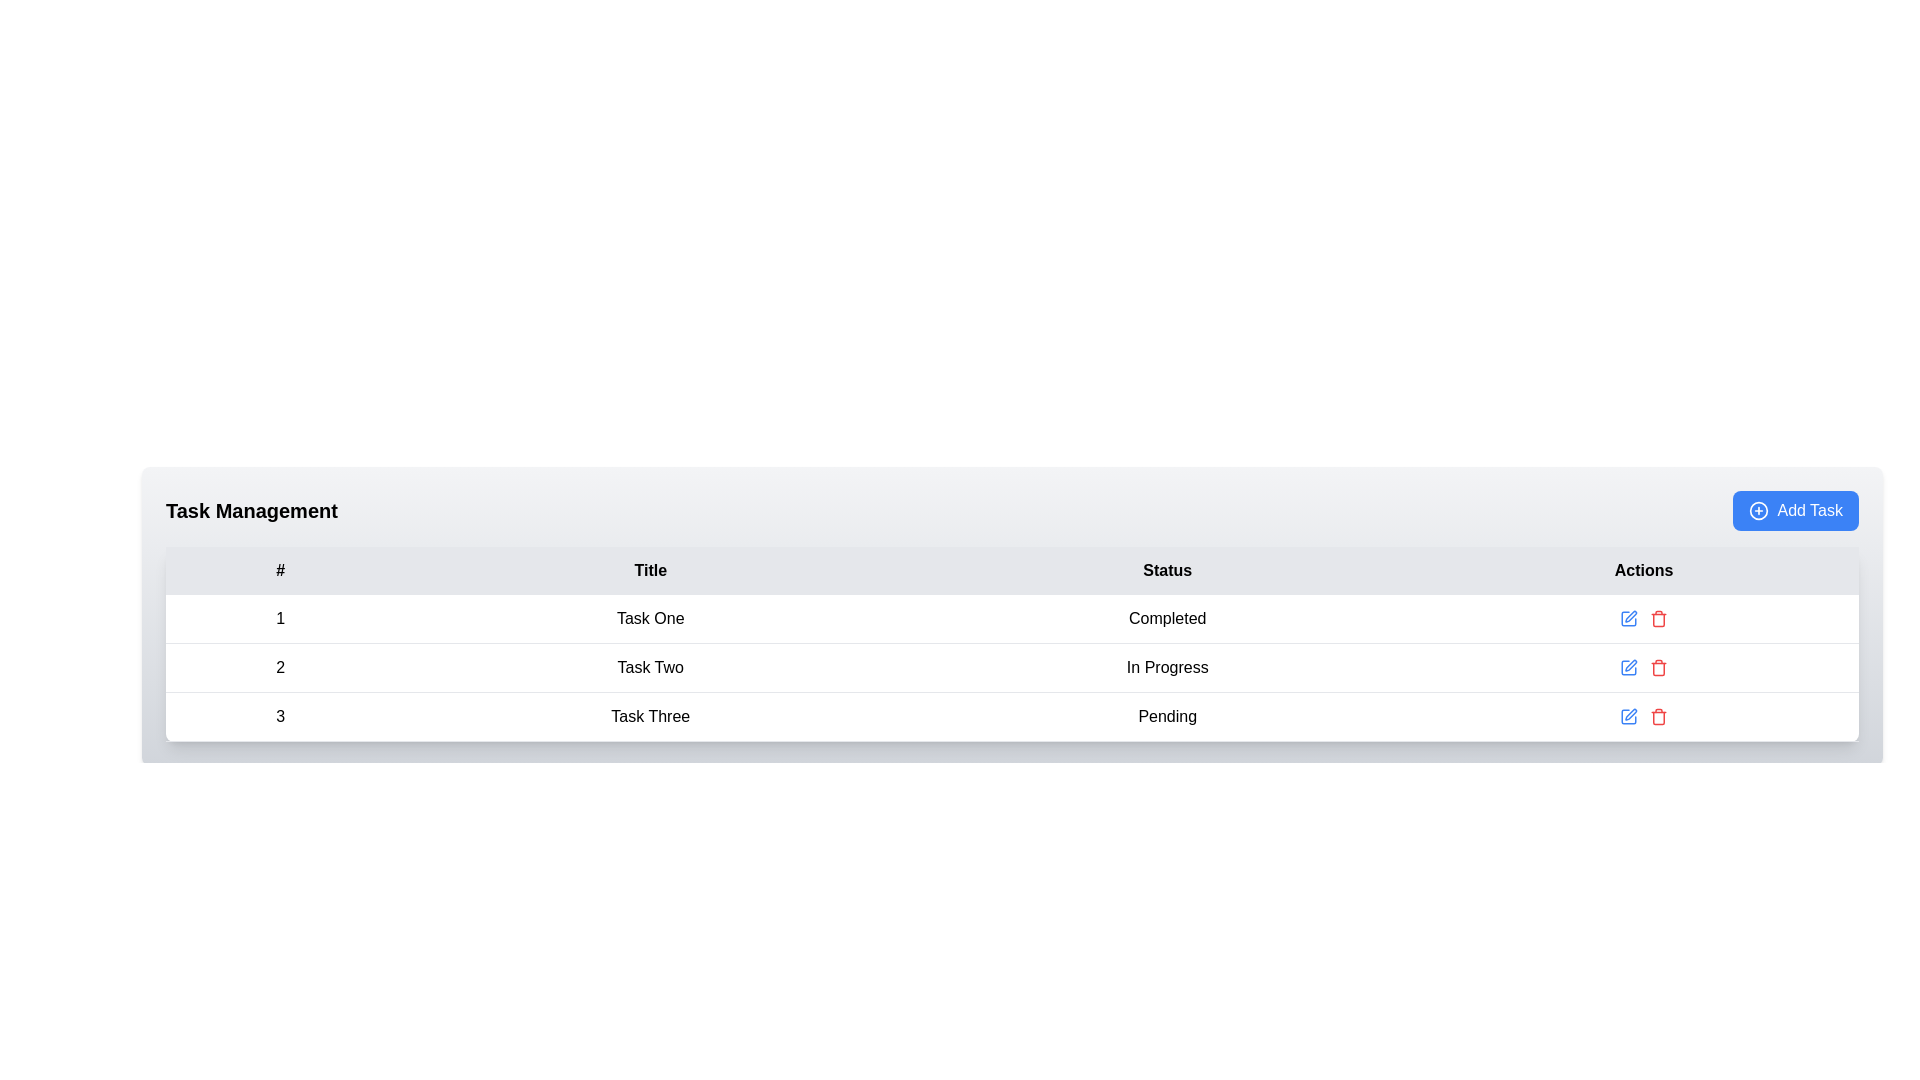 The height and width of the screenshot is (1080, 1920). Describe the element at coordinates (1758, 509) in the screenshot. I see `the SVG Circle element that indicates the 'Add Task' functionality, which is part of the button with text 'Add Task' located in the top-right corner of the table interface` at that location.